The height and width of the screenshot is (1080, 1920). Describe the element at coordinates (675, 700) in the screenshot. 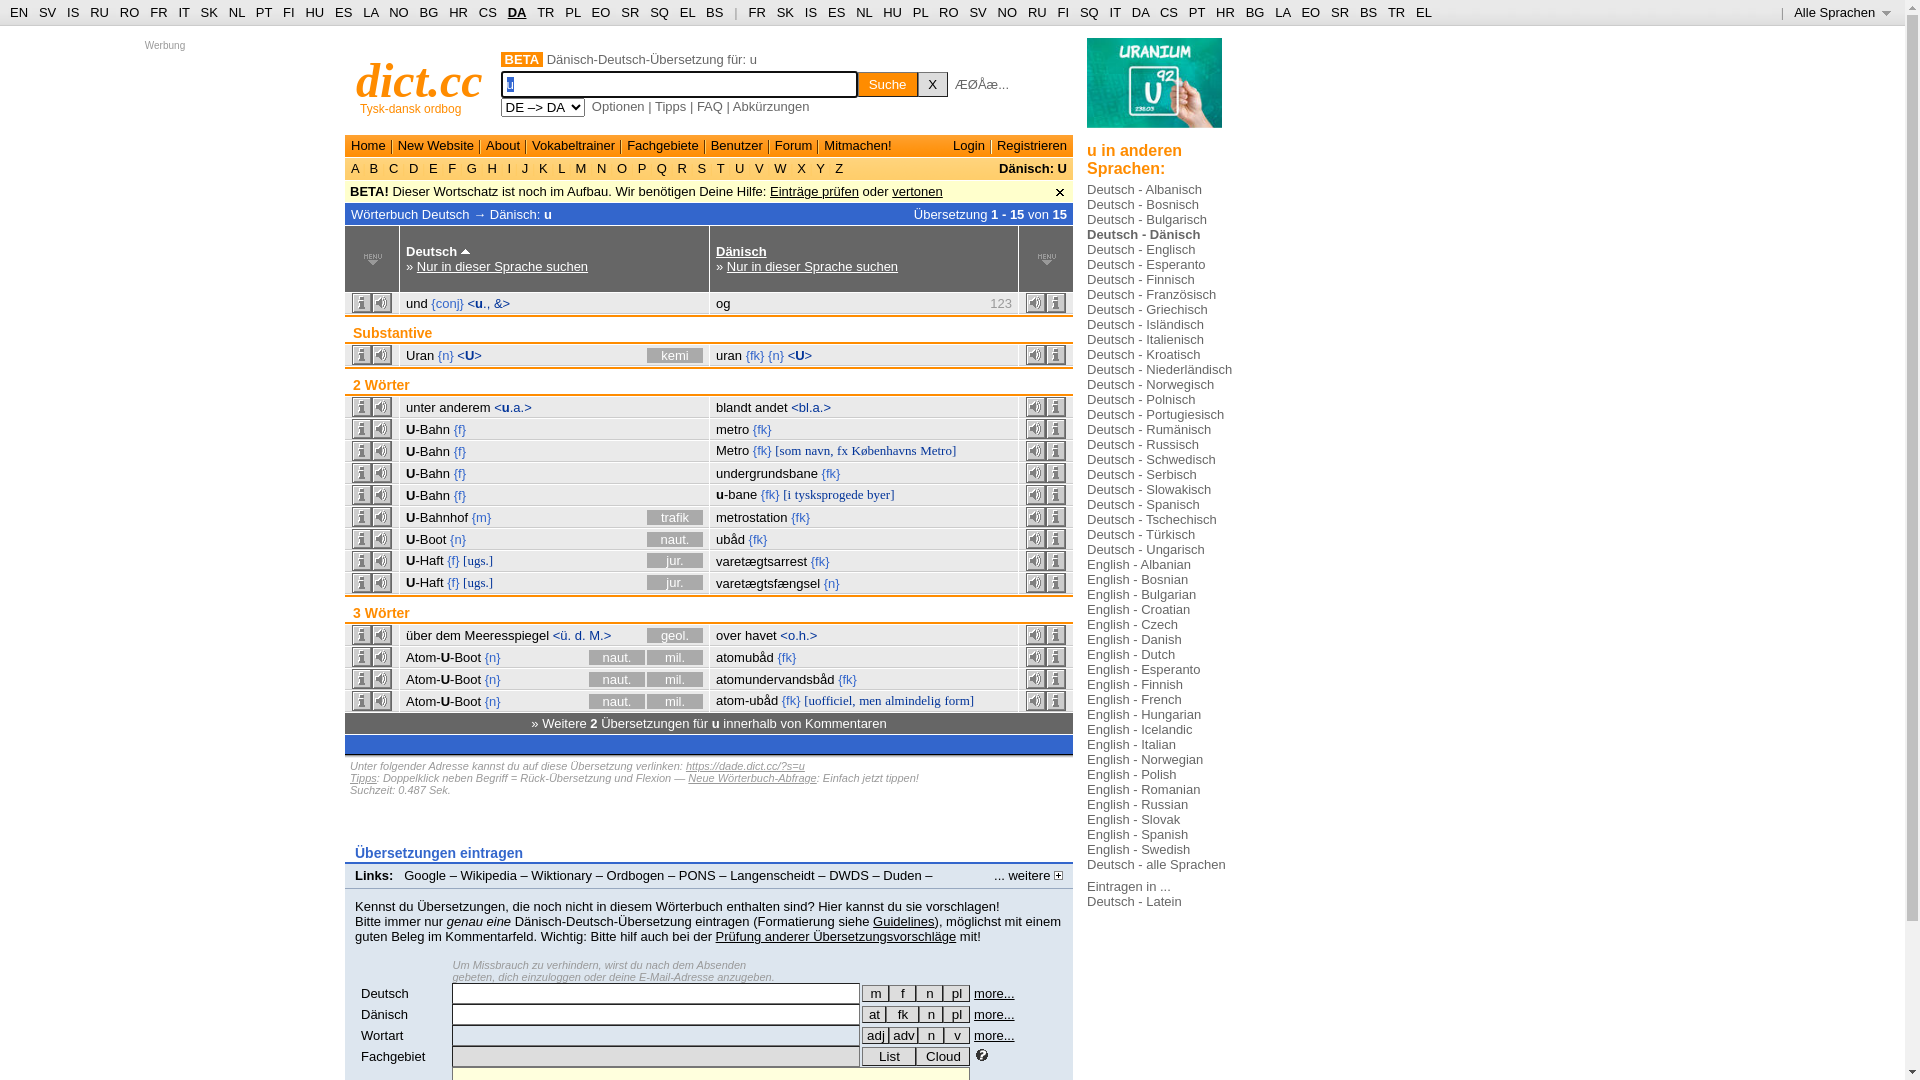

I see `'mil.'` at that location.